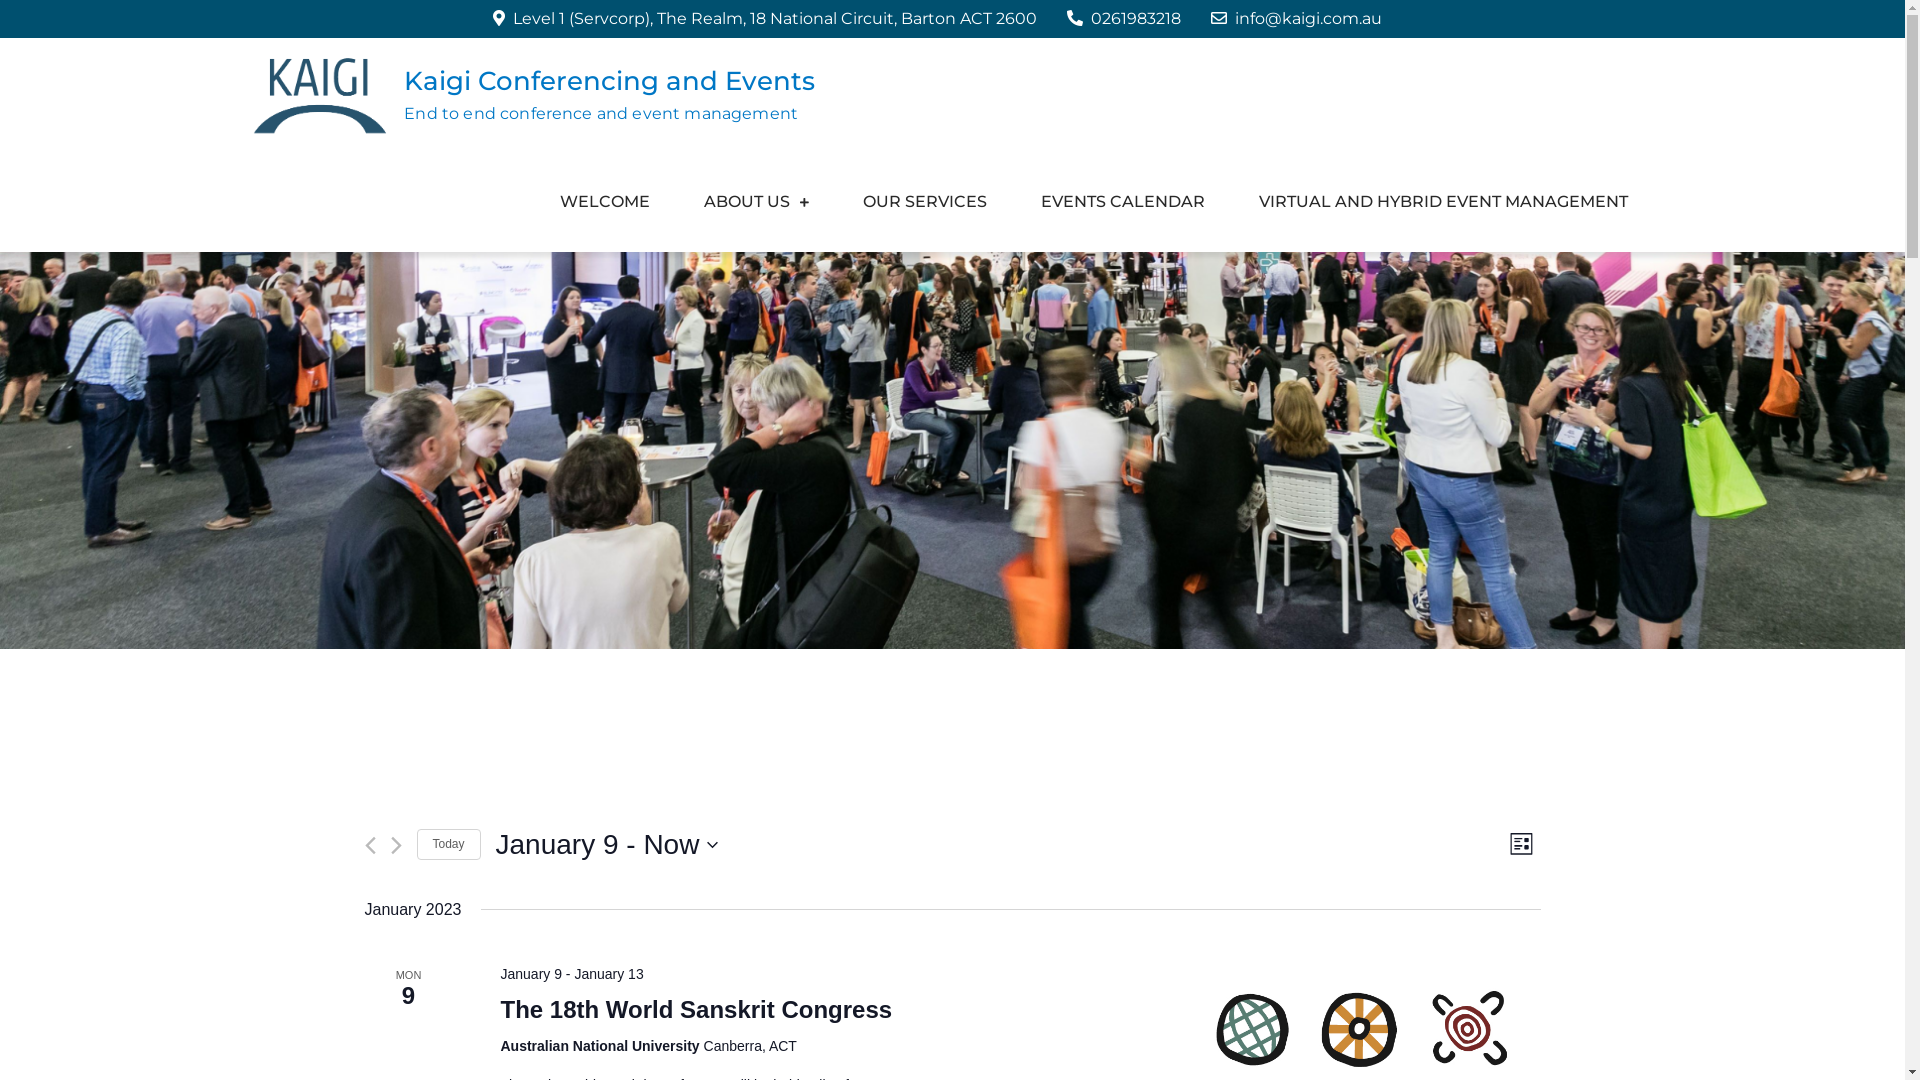 The image size is (1920, 1080). I want to click on 'ABOUT US', so click(677, 201).